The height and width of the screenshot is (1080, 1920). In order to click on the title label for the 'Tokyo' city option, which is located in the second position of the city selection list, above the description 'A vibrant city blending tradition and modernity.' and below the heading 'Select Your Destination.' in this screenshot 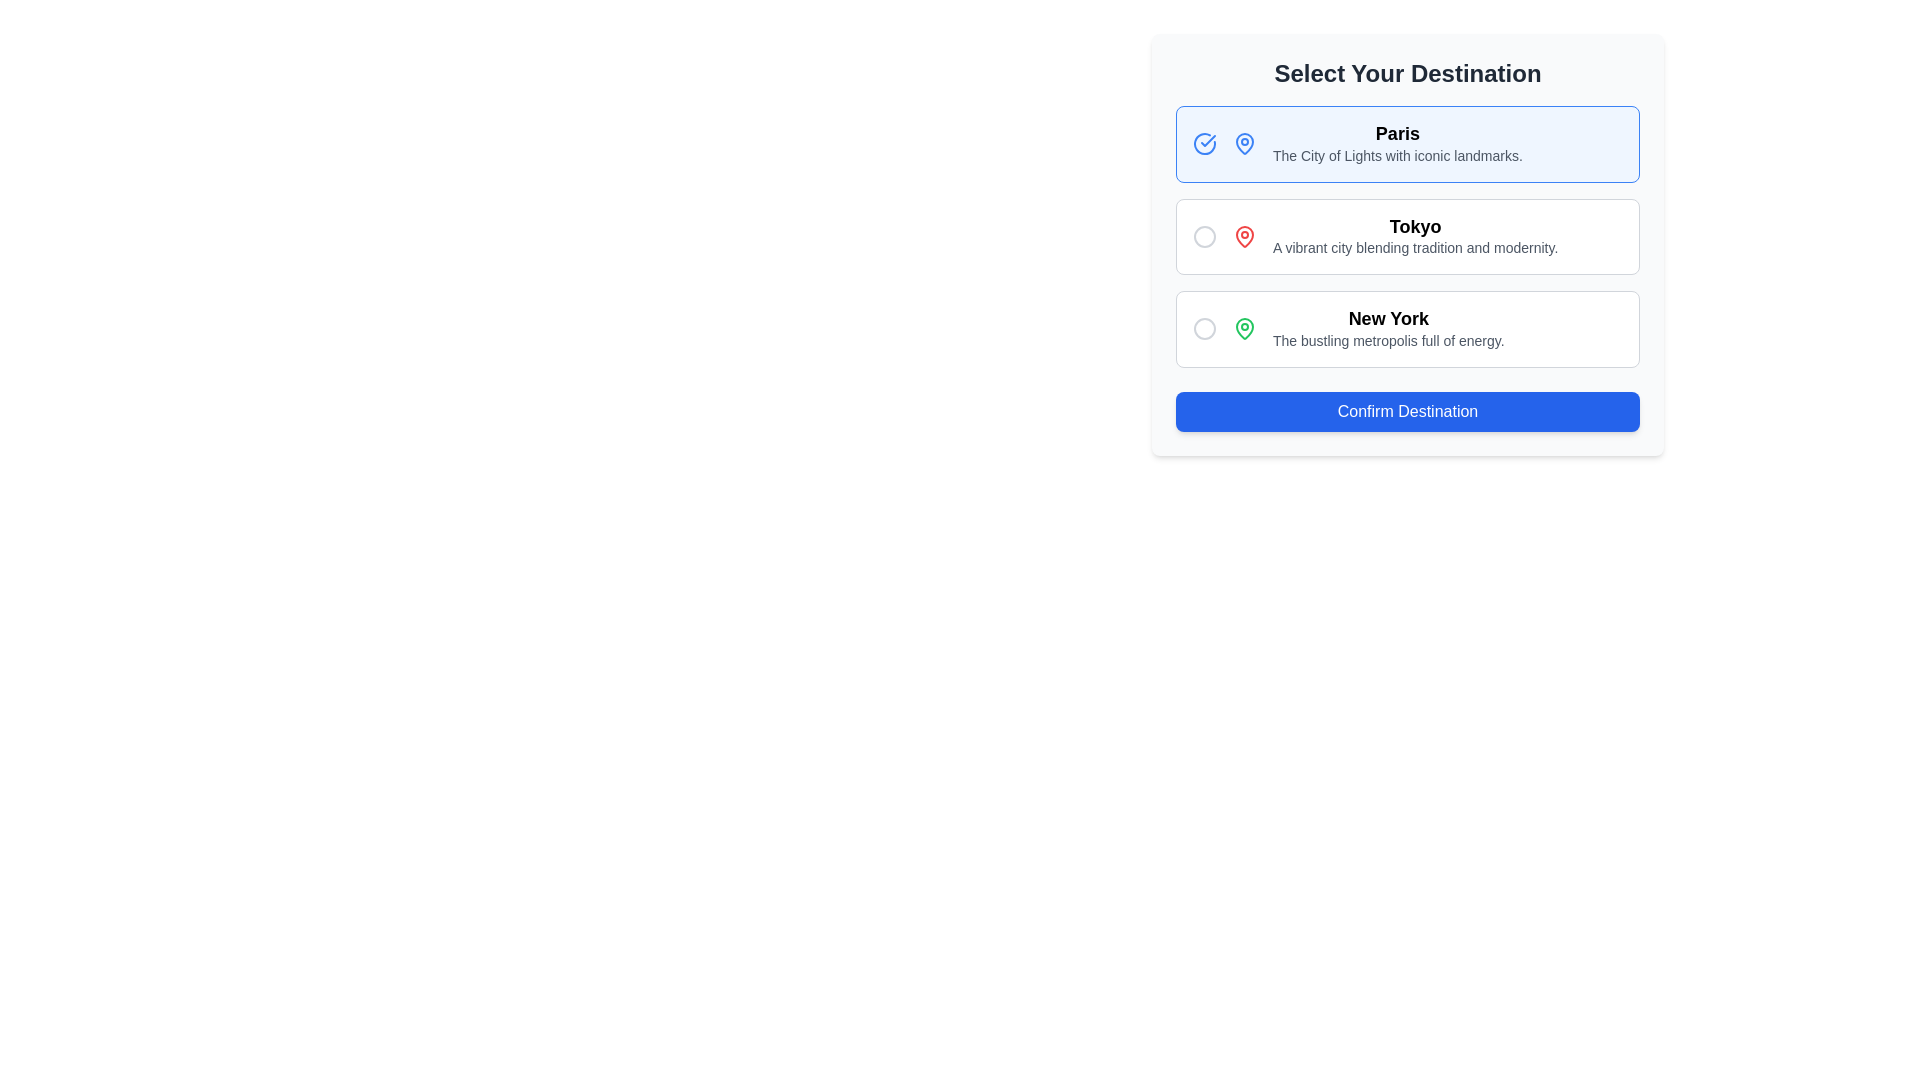, I will do `click(1414, 225)`.